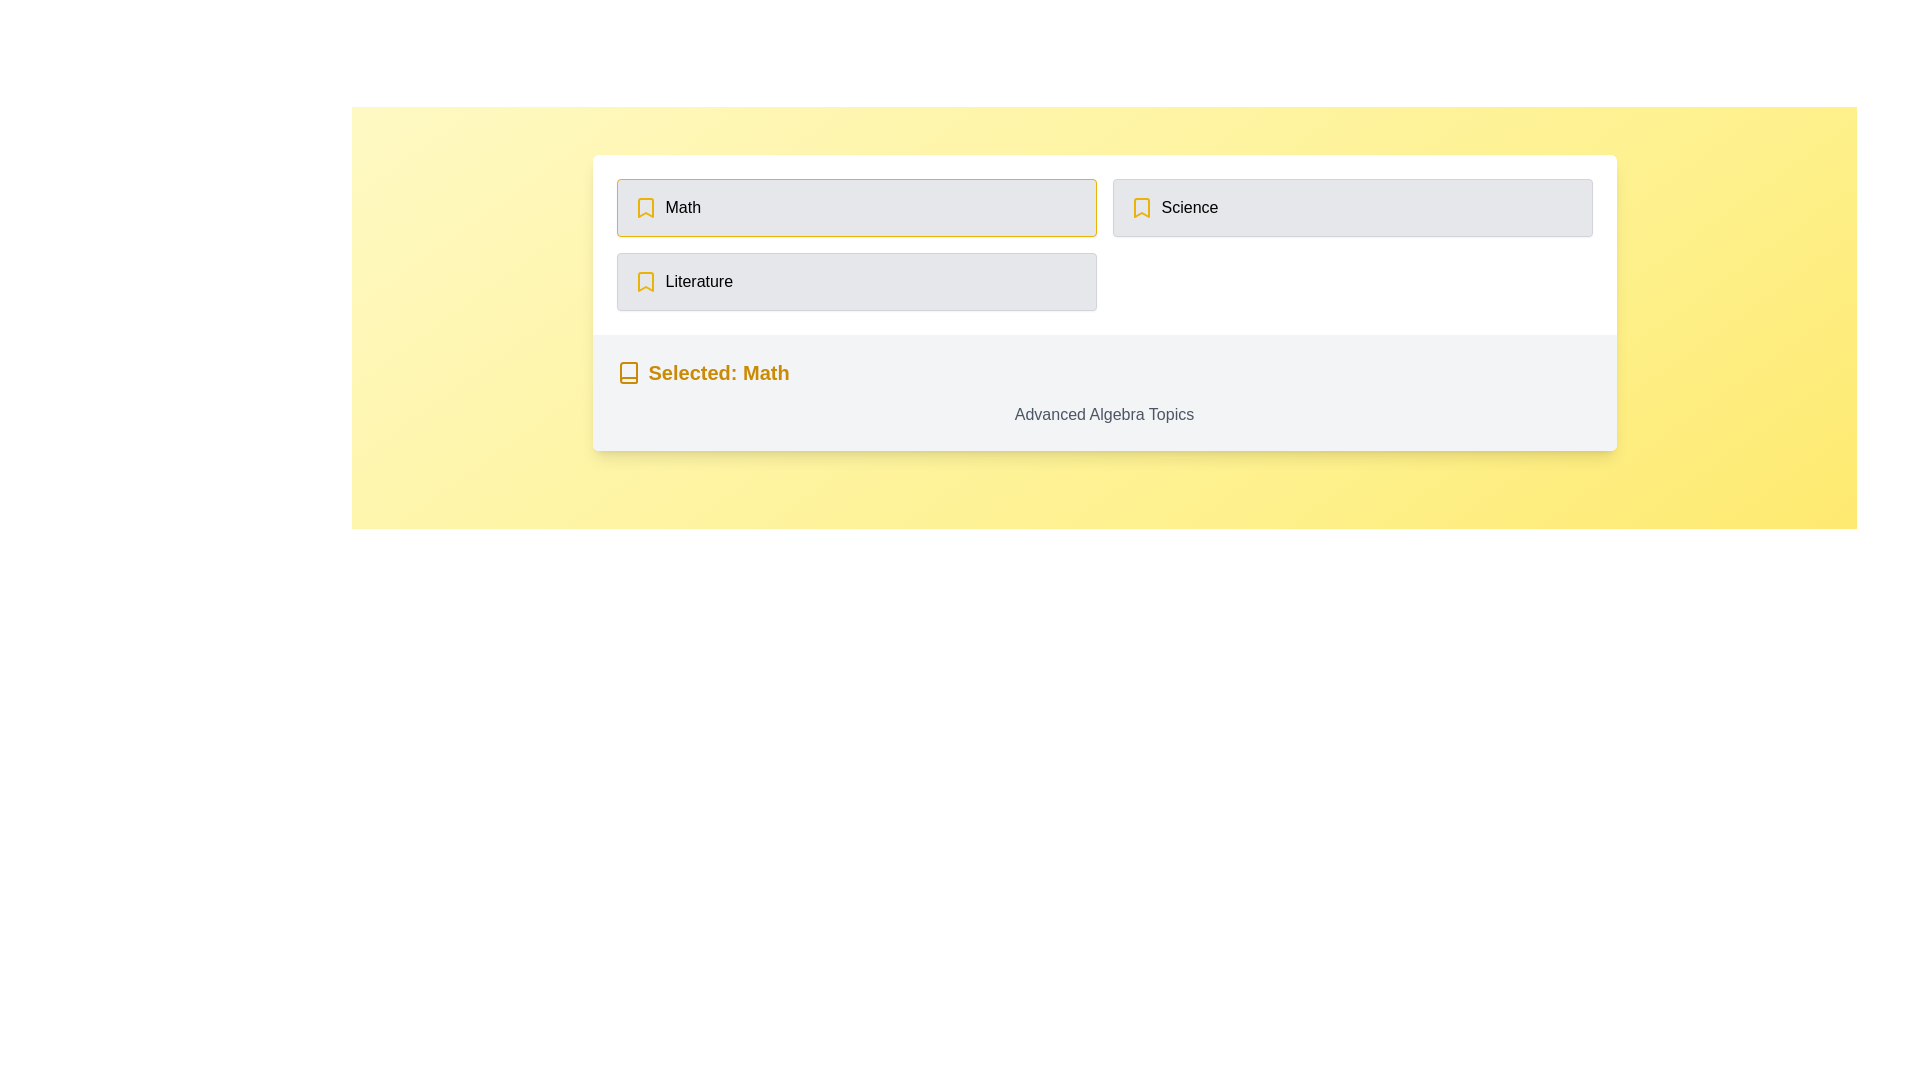 The height and width of the screenshot is (1080, 1920). Describe the element at coordinates (627, 373) in the screenshot. I see `the category selection icon indicating 'Math', which is positioned to the left of the text 'Selected: Math'` at that location.